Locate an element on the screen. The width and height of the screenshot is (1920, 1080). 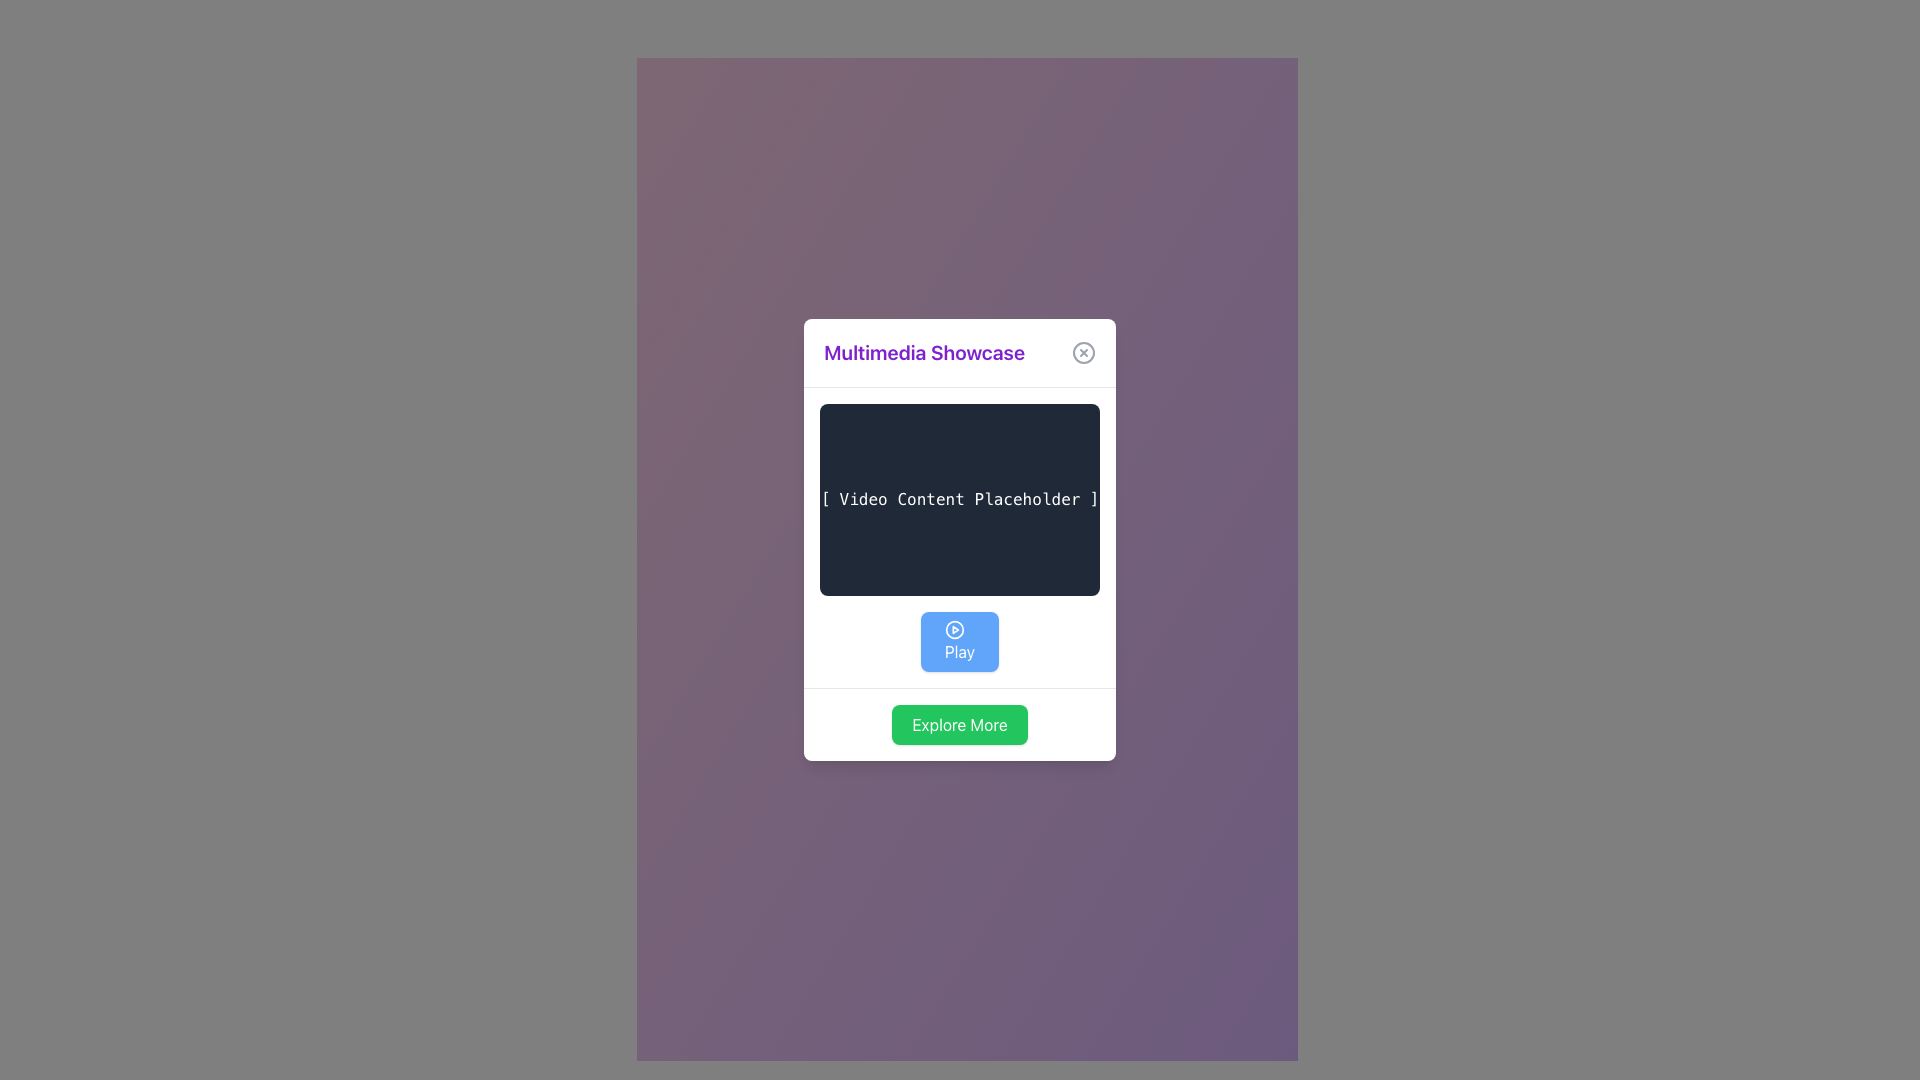
the small circular play icon located inside the 'Play' button is located at coordinates (953, 628).